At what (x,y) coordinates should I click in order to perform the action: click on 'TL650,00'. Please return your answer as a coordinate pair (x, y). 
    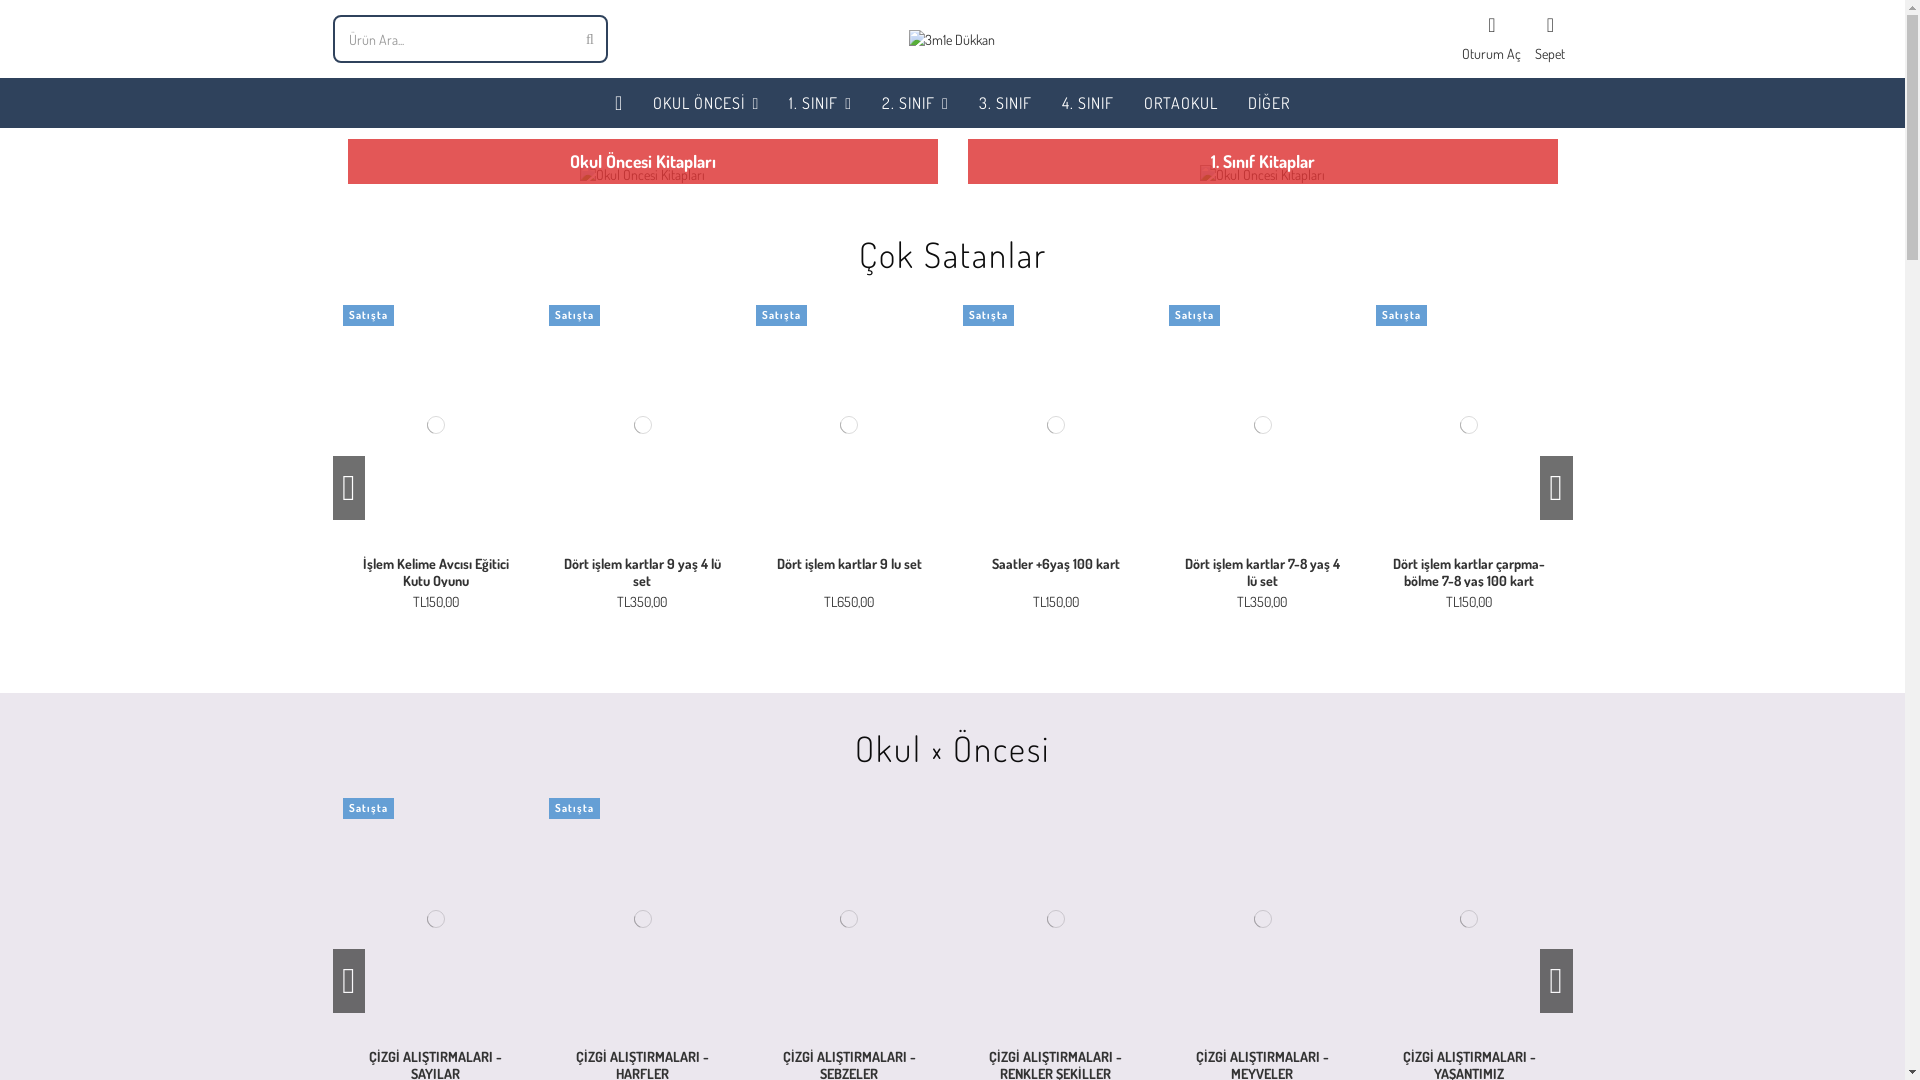
    Looking at the image, I should click on (849, 600).